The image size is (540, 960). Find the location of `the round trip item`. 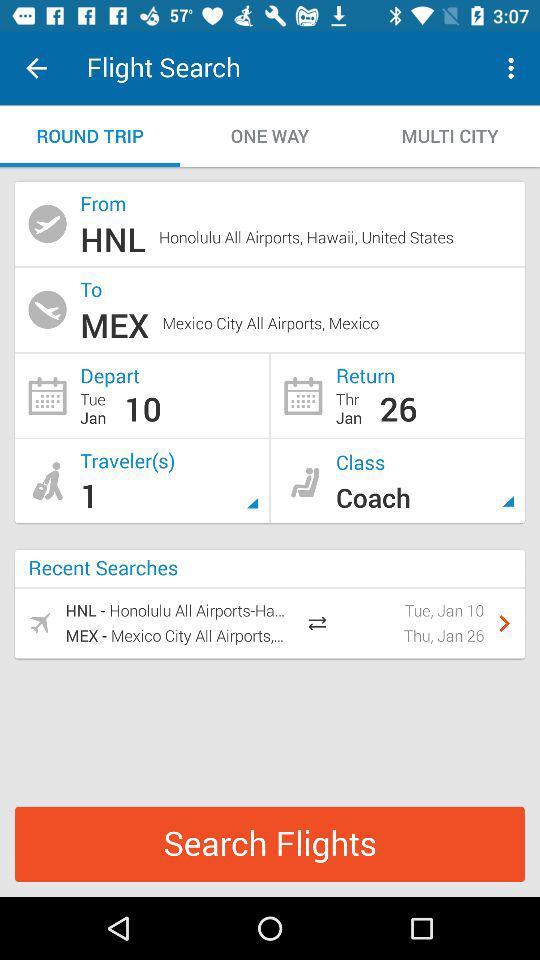

the round trip item is located at coordinates (89, 135).